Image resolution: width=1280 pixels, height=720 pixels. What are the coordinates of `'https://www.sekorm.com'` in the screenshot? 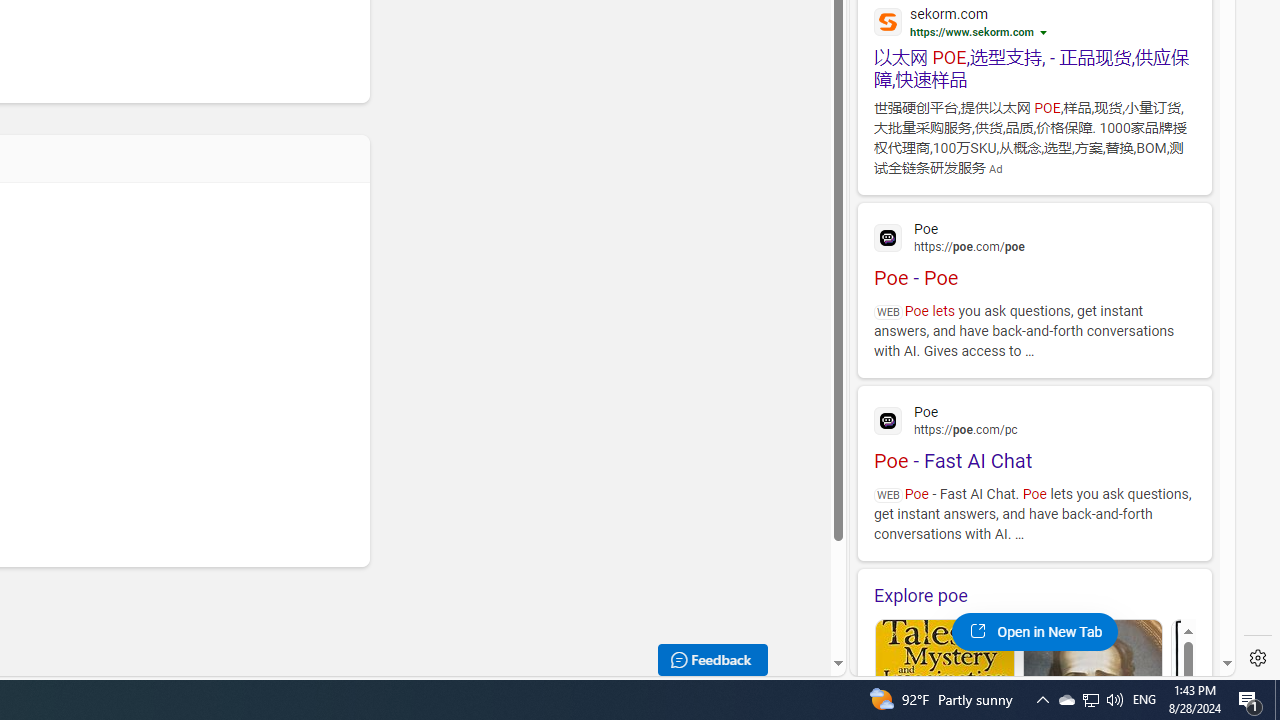 It's located at (972, 32).